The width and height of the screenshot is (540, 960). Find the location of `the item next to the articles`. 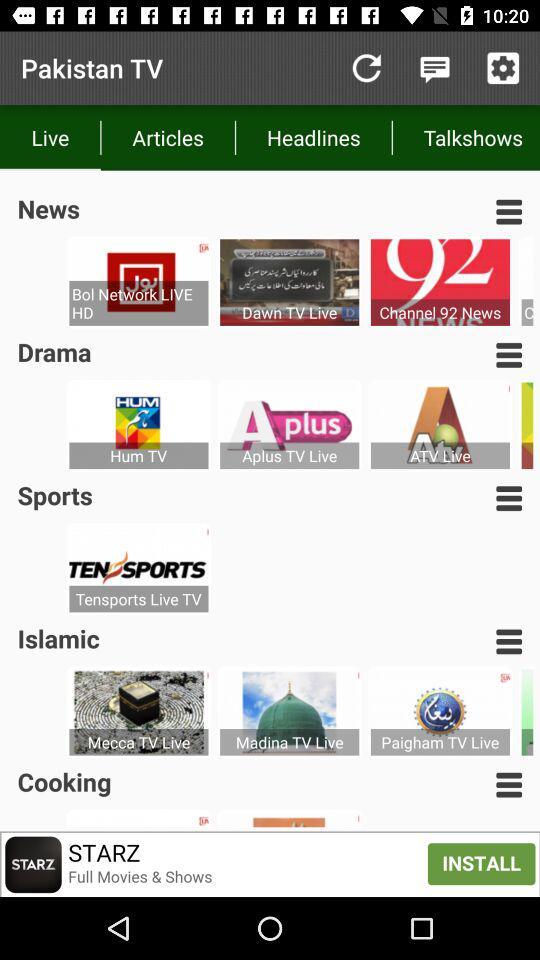

the item next to the articles is located at coordinates (365, 68).